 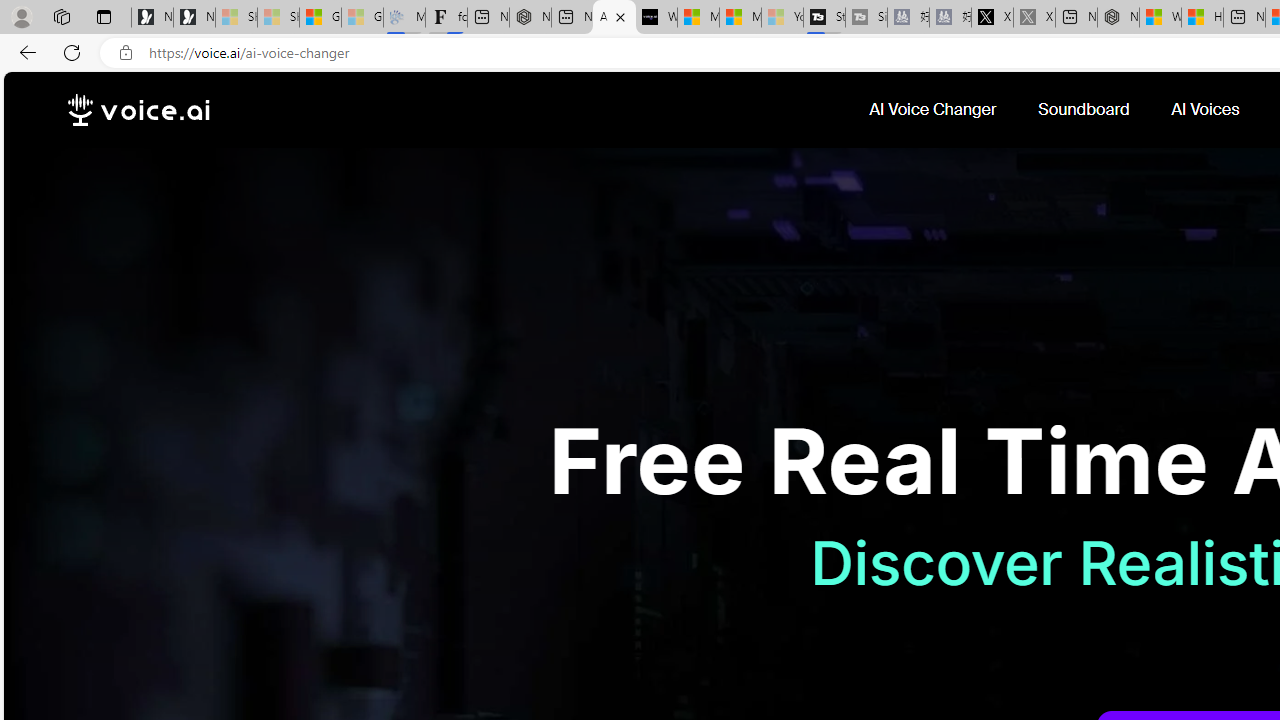 I want to click on 'Nordace - My Account', so click(x=1117, y=17).